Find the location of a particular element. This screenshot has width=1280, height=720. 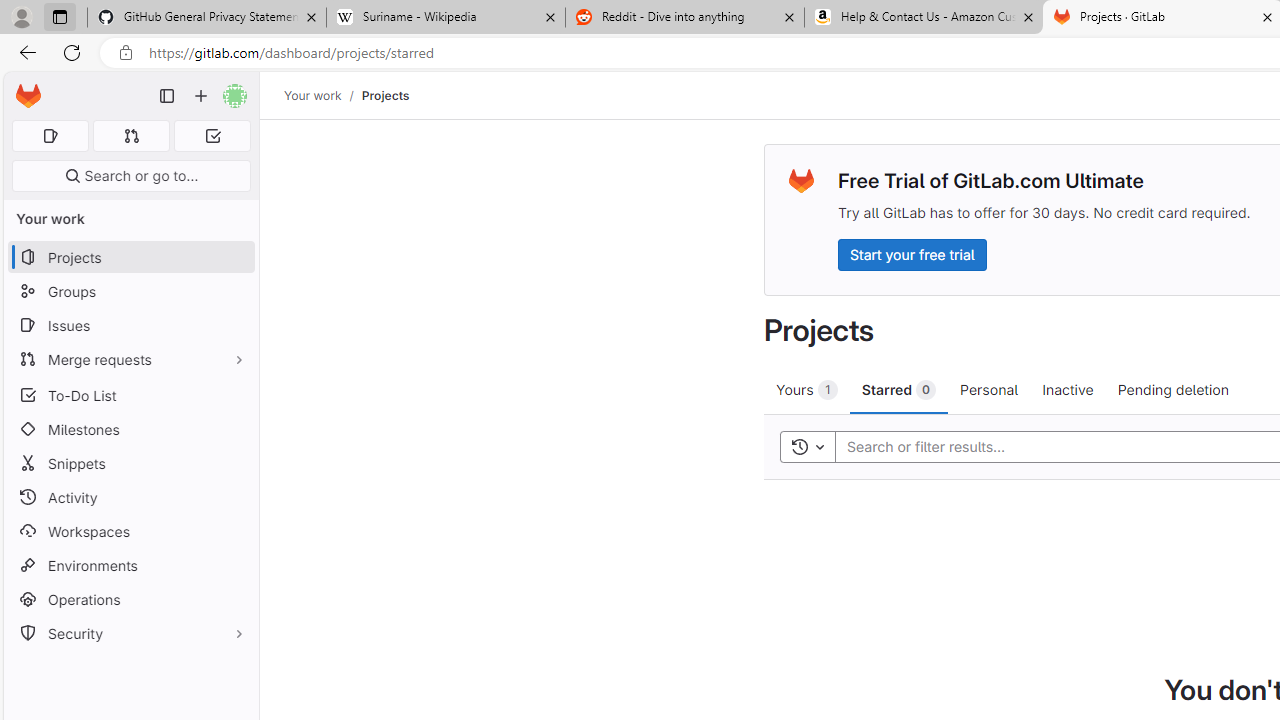

'Your work/' is located at coordinates (323, 95).